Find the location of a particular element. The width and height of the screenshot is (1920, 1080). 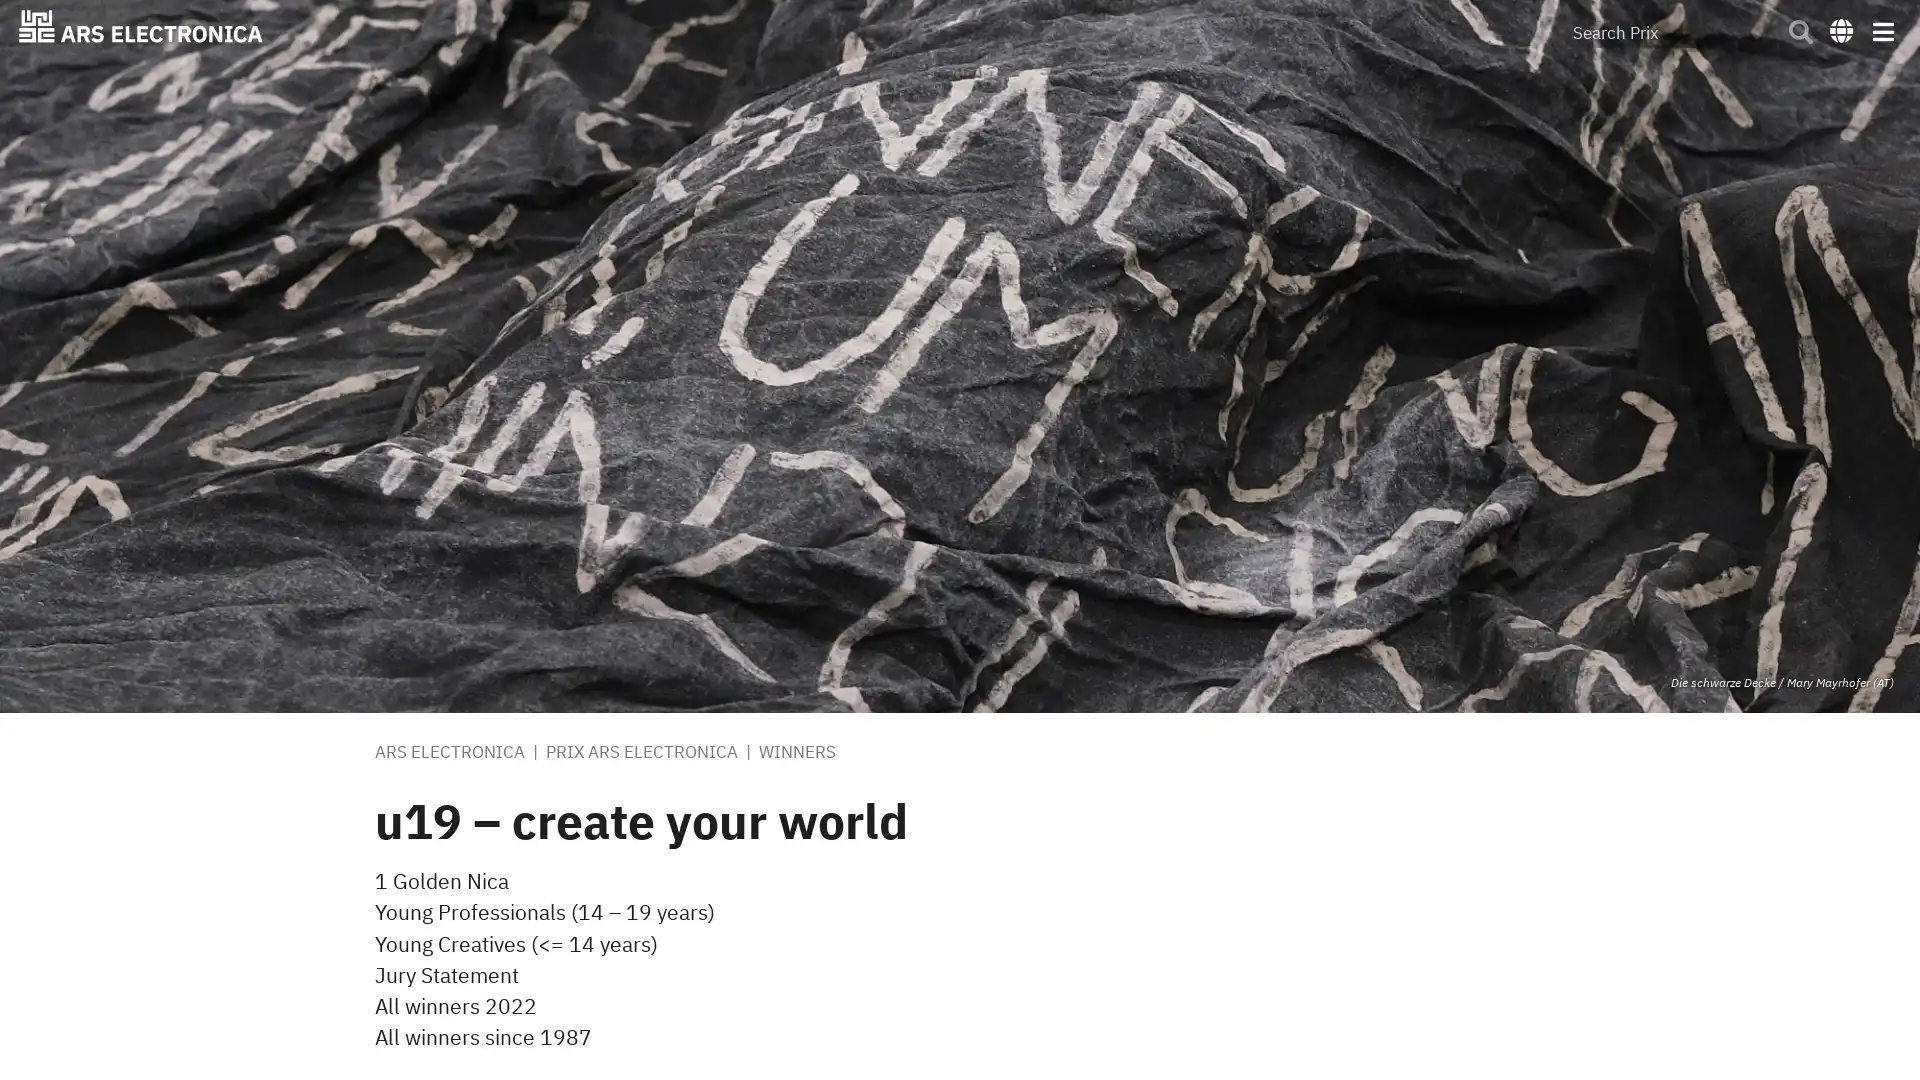

Show language menu is located at coordinates (1840, 29).